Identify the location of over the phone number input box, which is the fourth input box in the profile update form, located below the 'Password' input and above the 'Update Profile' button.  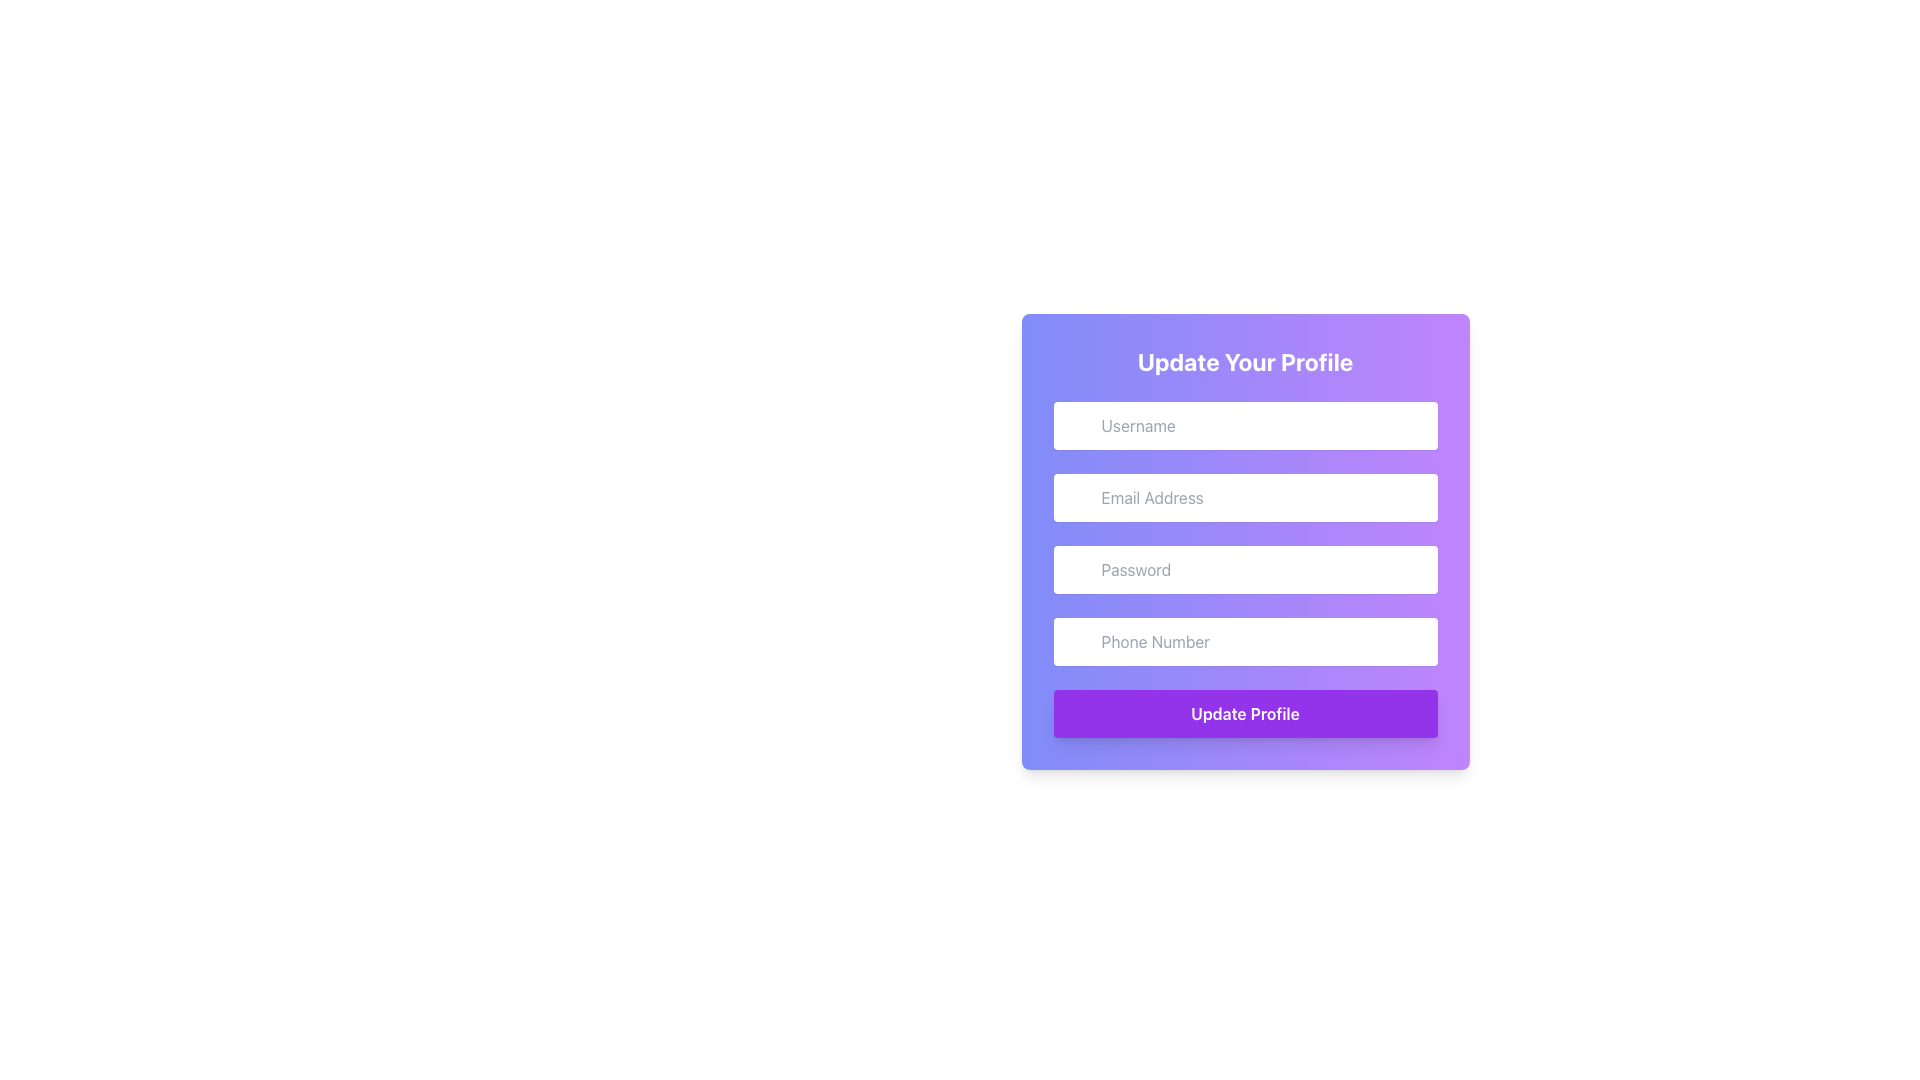
(1244, 641).